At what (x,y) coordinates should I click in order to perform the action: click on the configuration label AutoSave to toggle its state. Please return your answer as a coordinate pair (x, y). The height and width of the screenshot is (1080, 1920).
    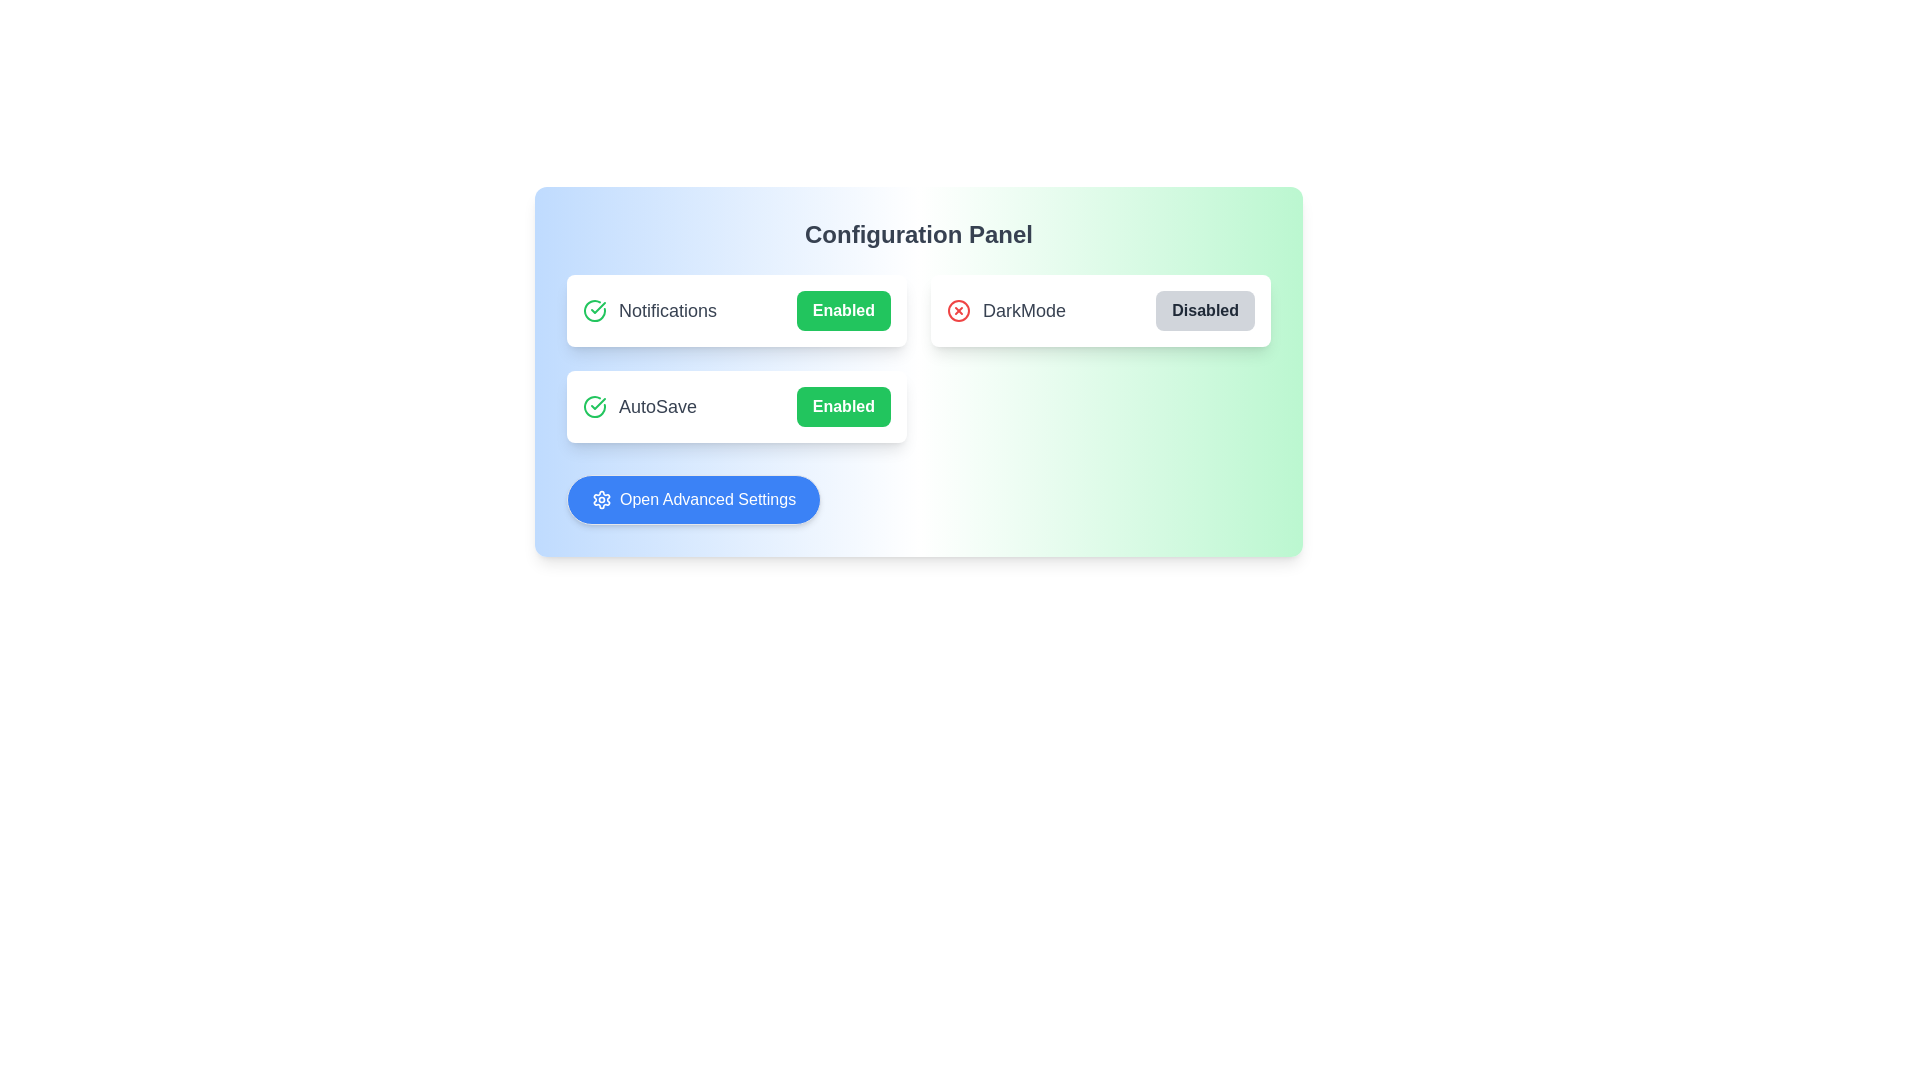
    Looking at the image, I should click on (736, 406).